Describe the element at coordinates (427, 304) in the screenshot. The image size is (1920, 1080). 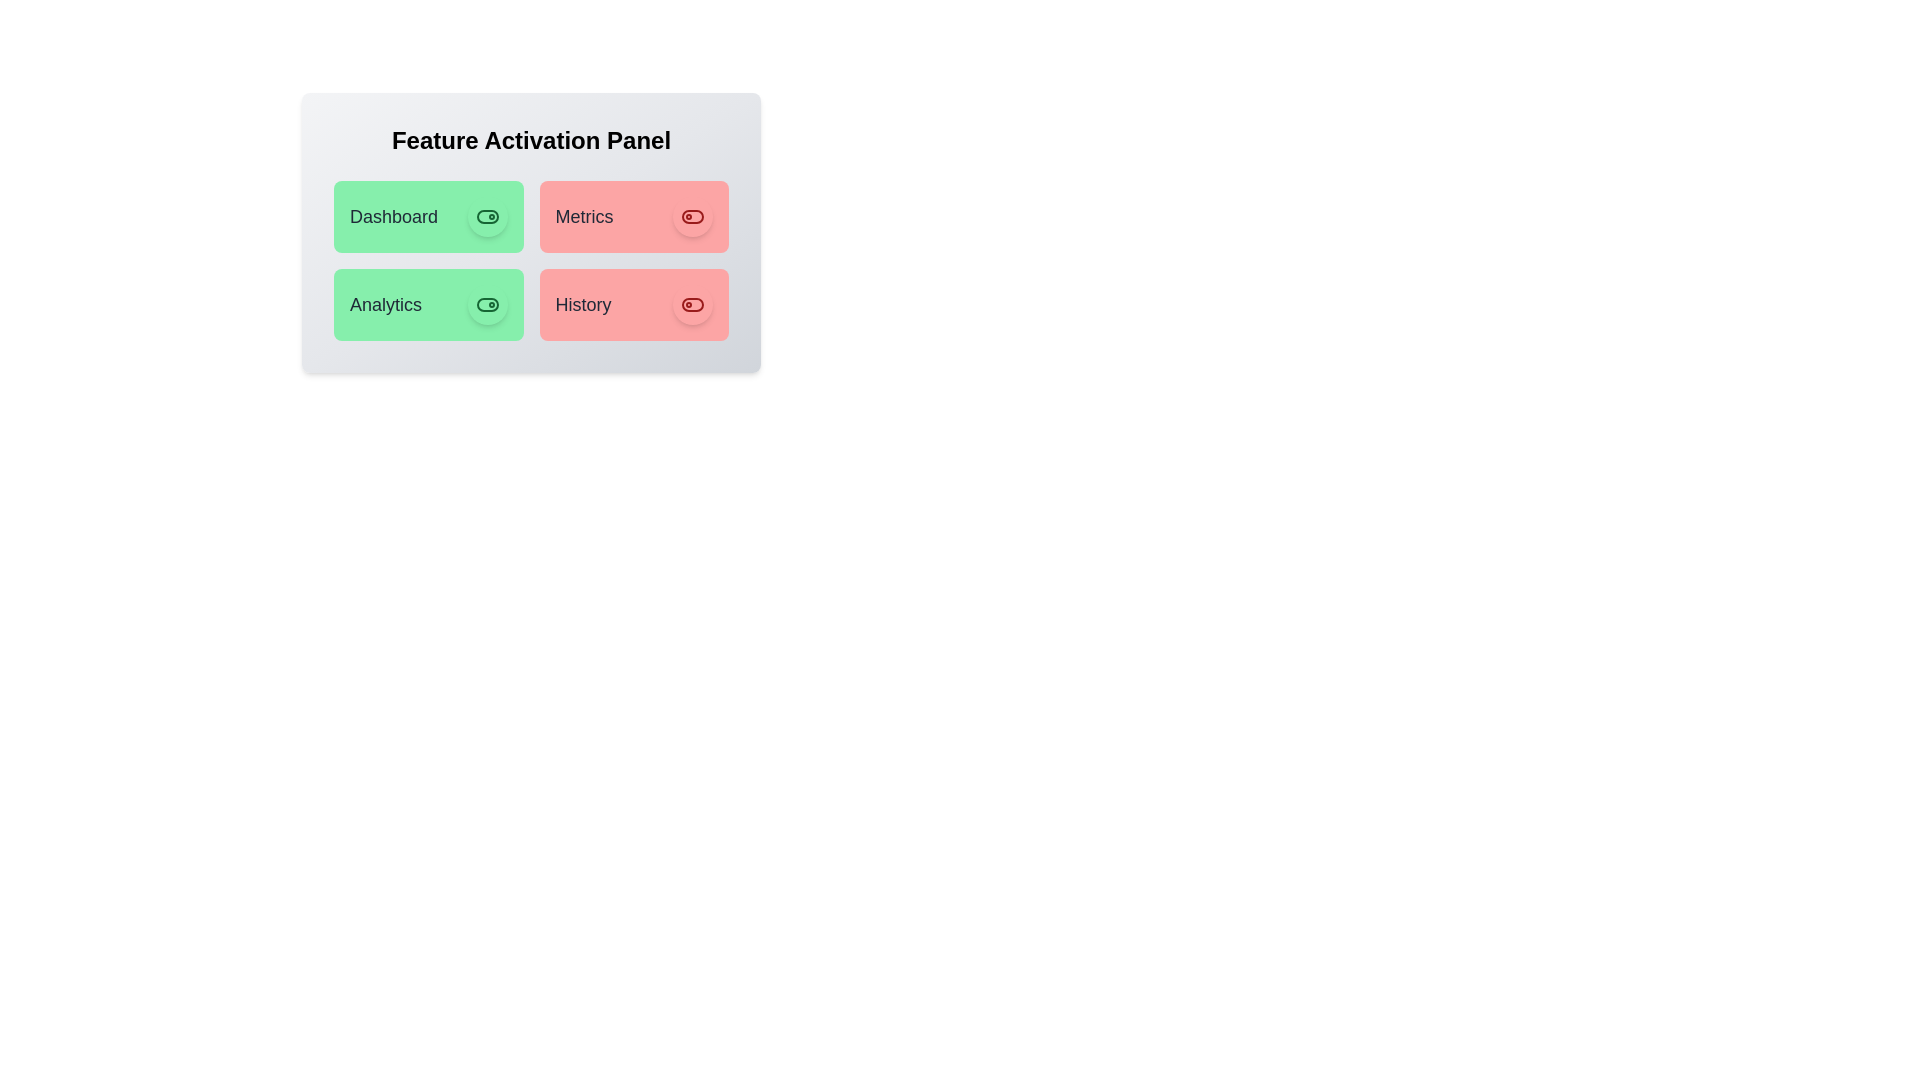
I see `the feature card for Analytics to observe its hover effect` at that location.